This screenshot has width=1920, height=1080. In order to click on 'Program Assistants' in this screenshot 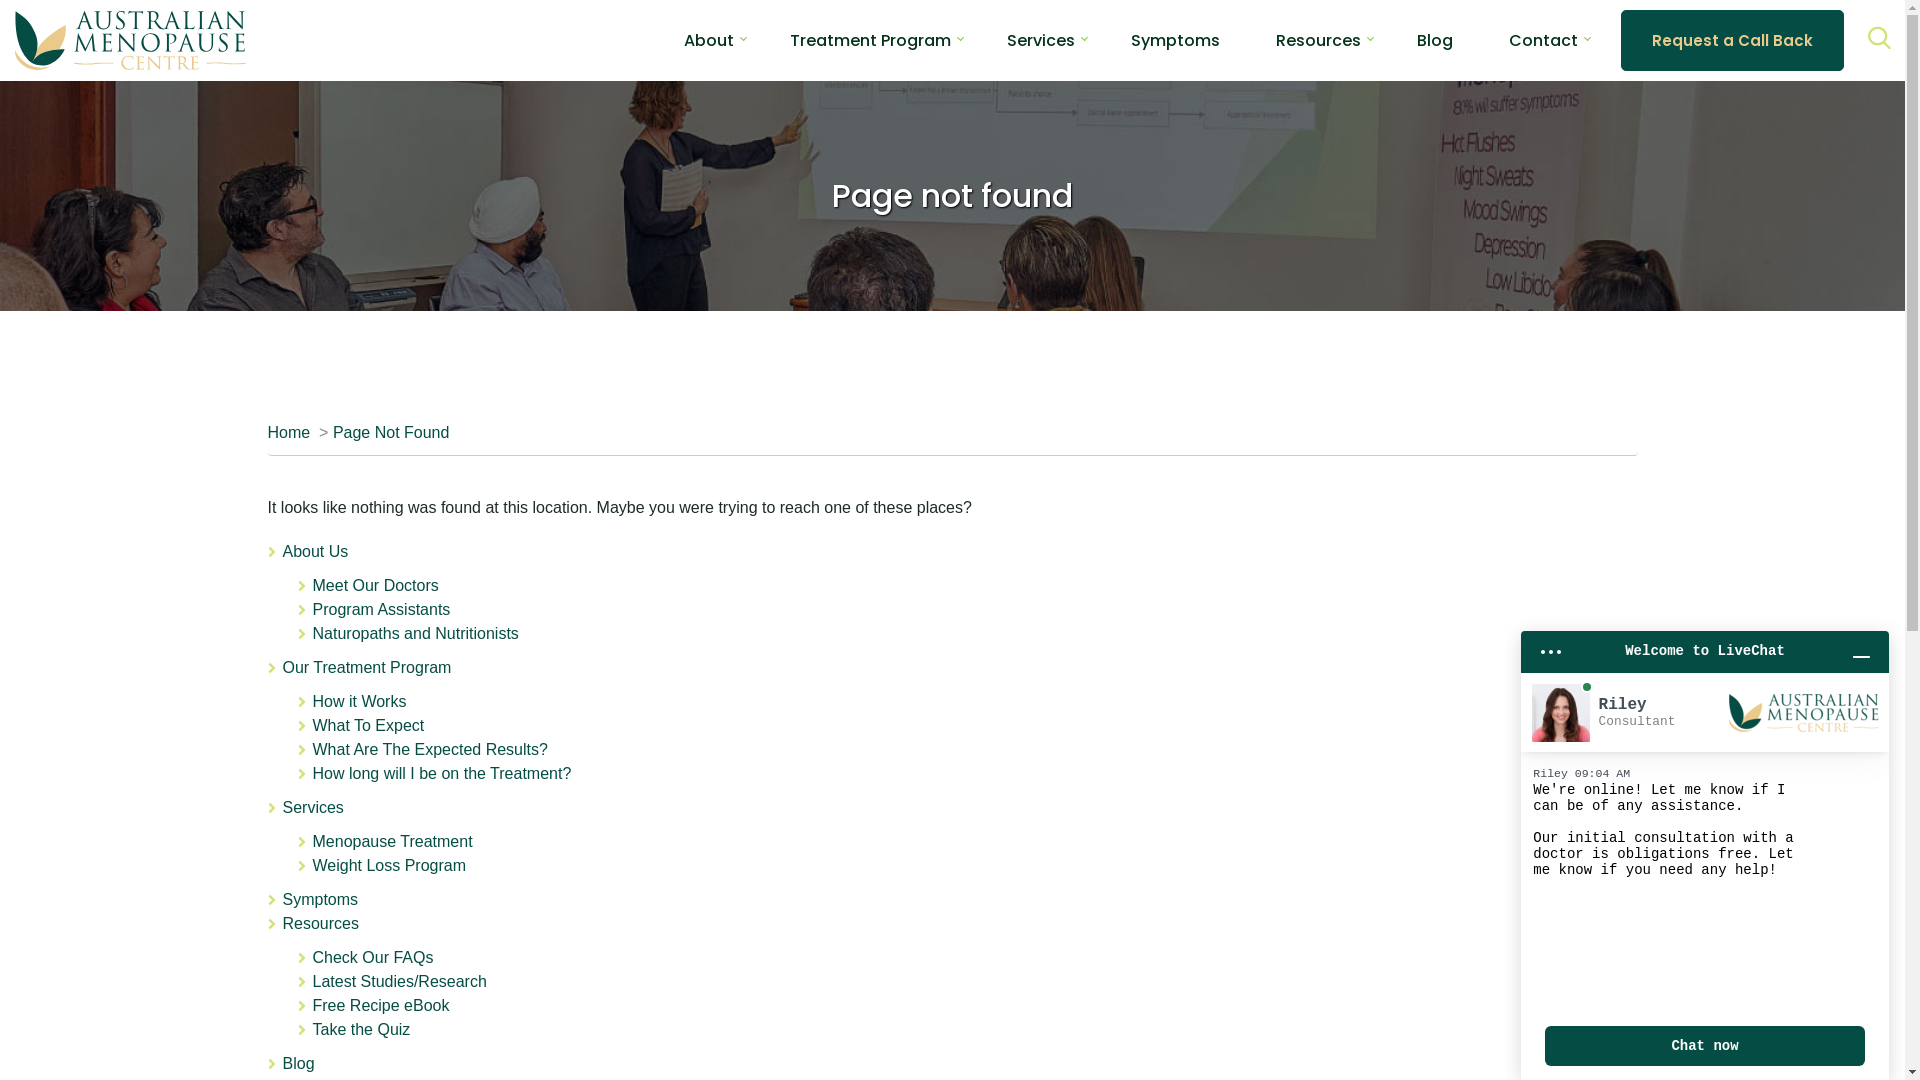, I will do `click(380, 608)`.